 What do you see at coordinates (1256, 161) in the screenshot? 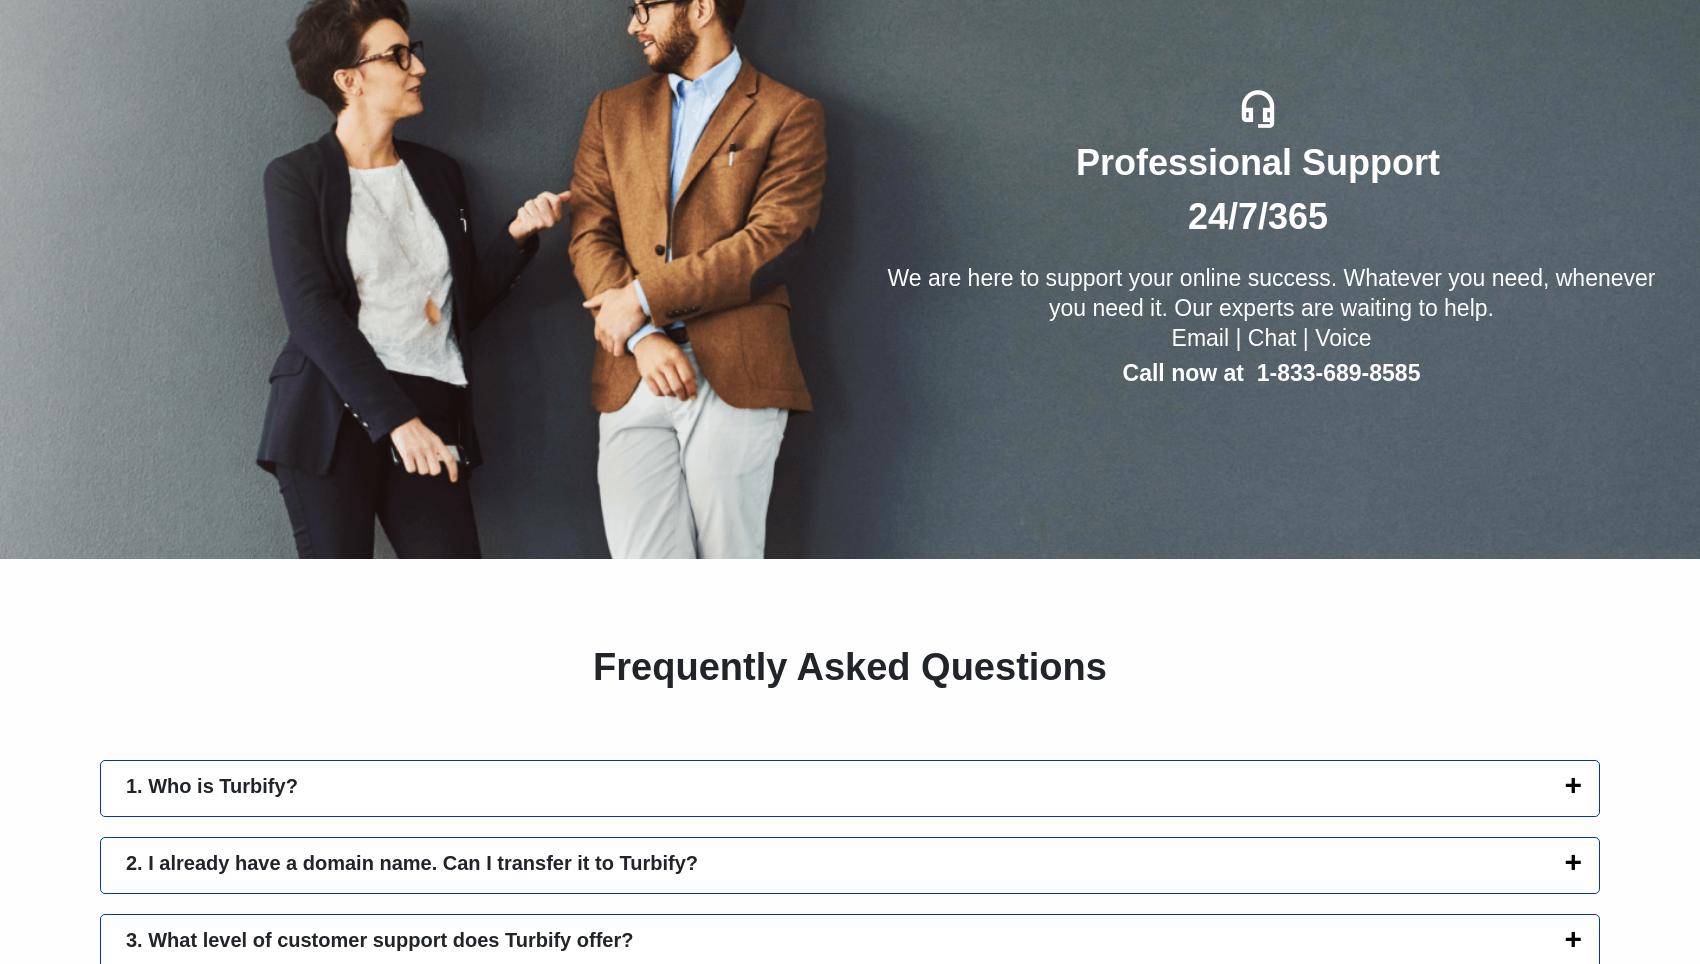
I see `'Professional Support'` at bounding box center [1256, 161].